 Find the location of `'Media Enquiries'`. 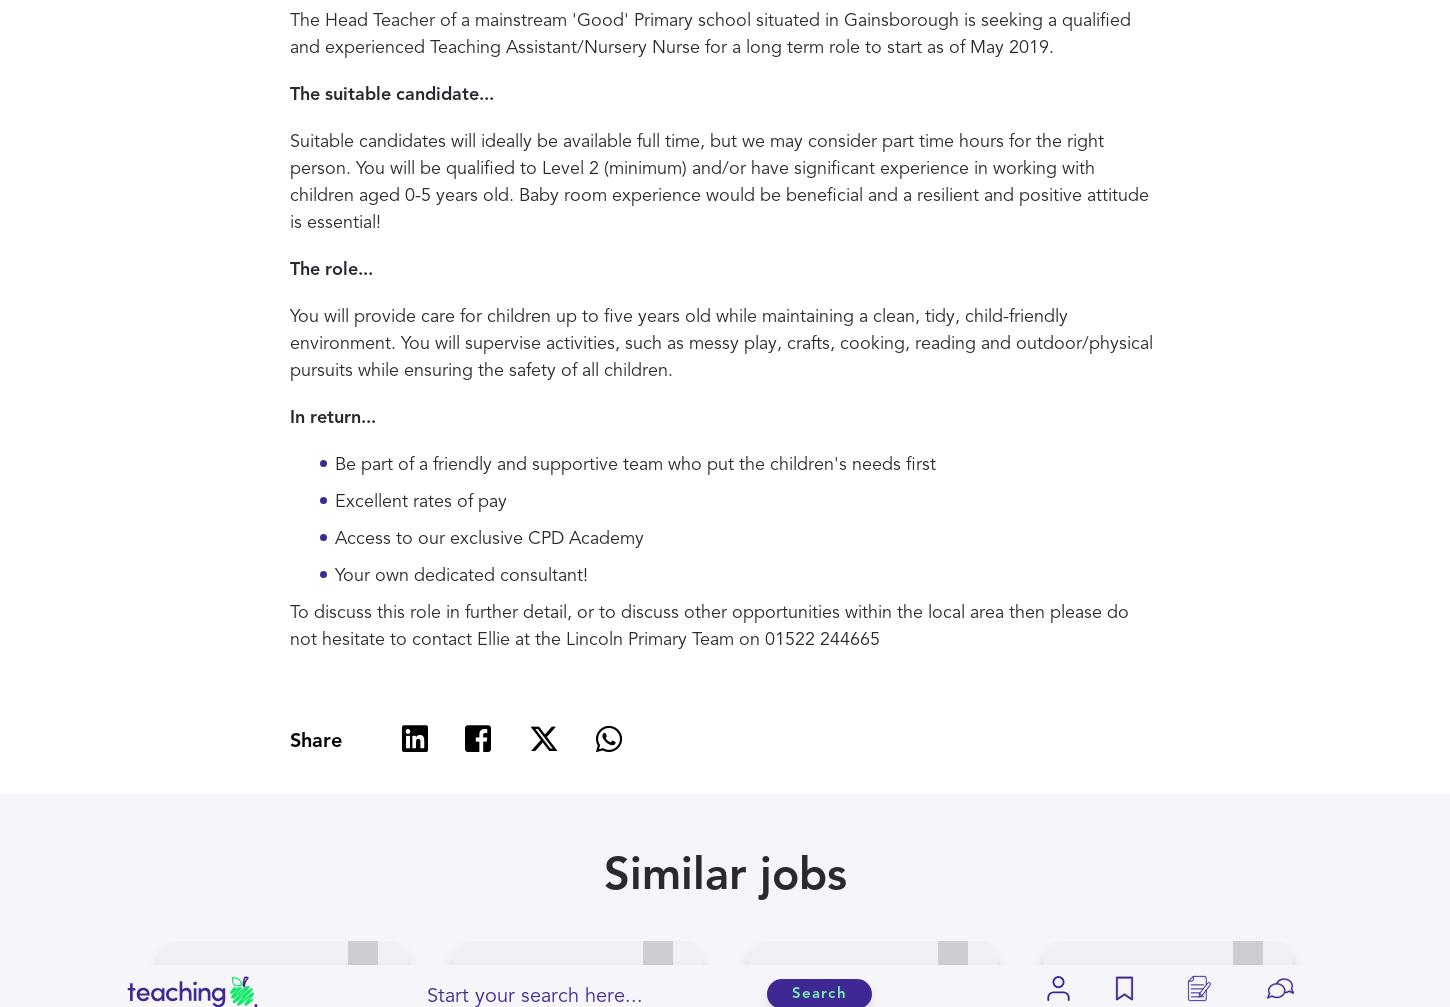

'Media Enquiries' is located at coordinates (506, 771).